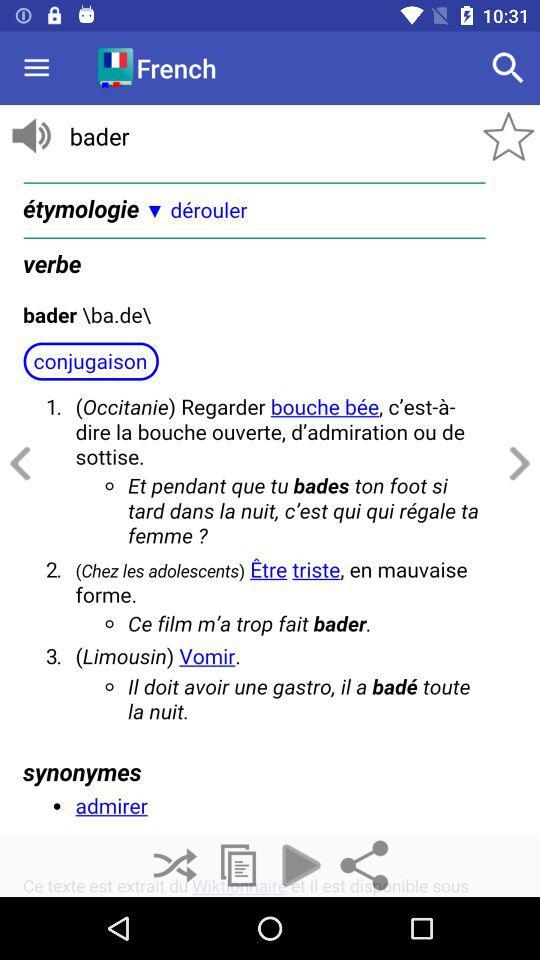 The width and height of the screenshot is (540, 960). What do you see at coordinates (516, 464) in the screenshot?
I see `next pega` at bounding box center [516, 464].